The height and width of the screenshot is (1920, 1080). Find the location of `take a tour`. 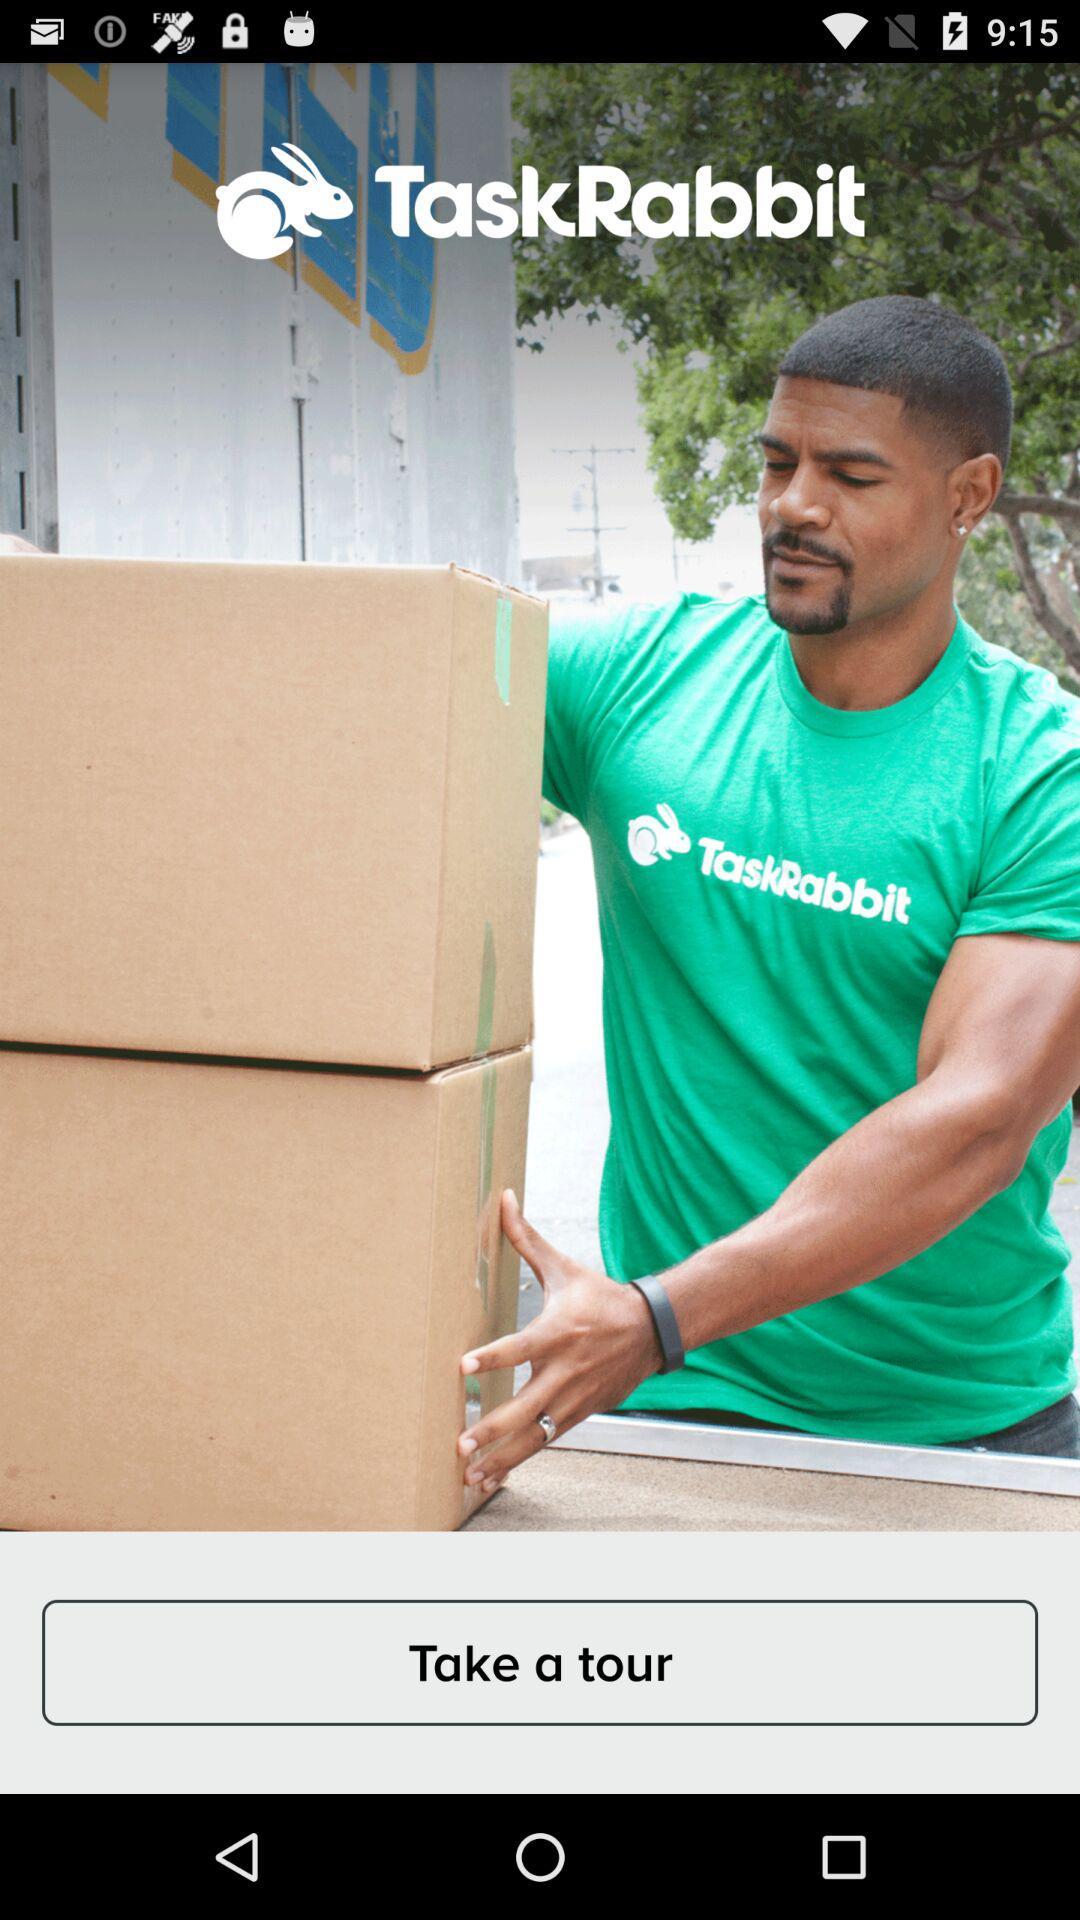

take a tour is located at coordinates (540, 1662).